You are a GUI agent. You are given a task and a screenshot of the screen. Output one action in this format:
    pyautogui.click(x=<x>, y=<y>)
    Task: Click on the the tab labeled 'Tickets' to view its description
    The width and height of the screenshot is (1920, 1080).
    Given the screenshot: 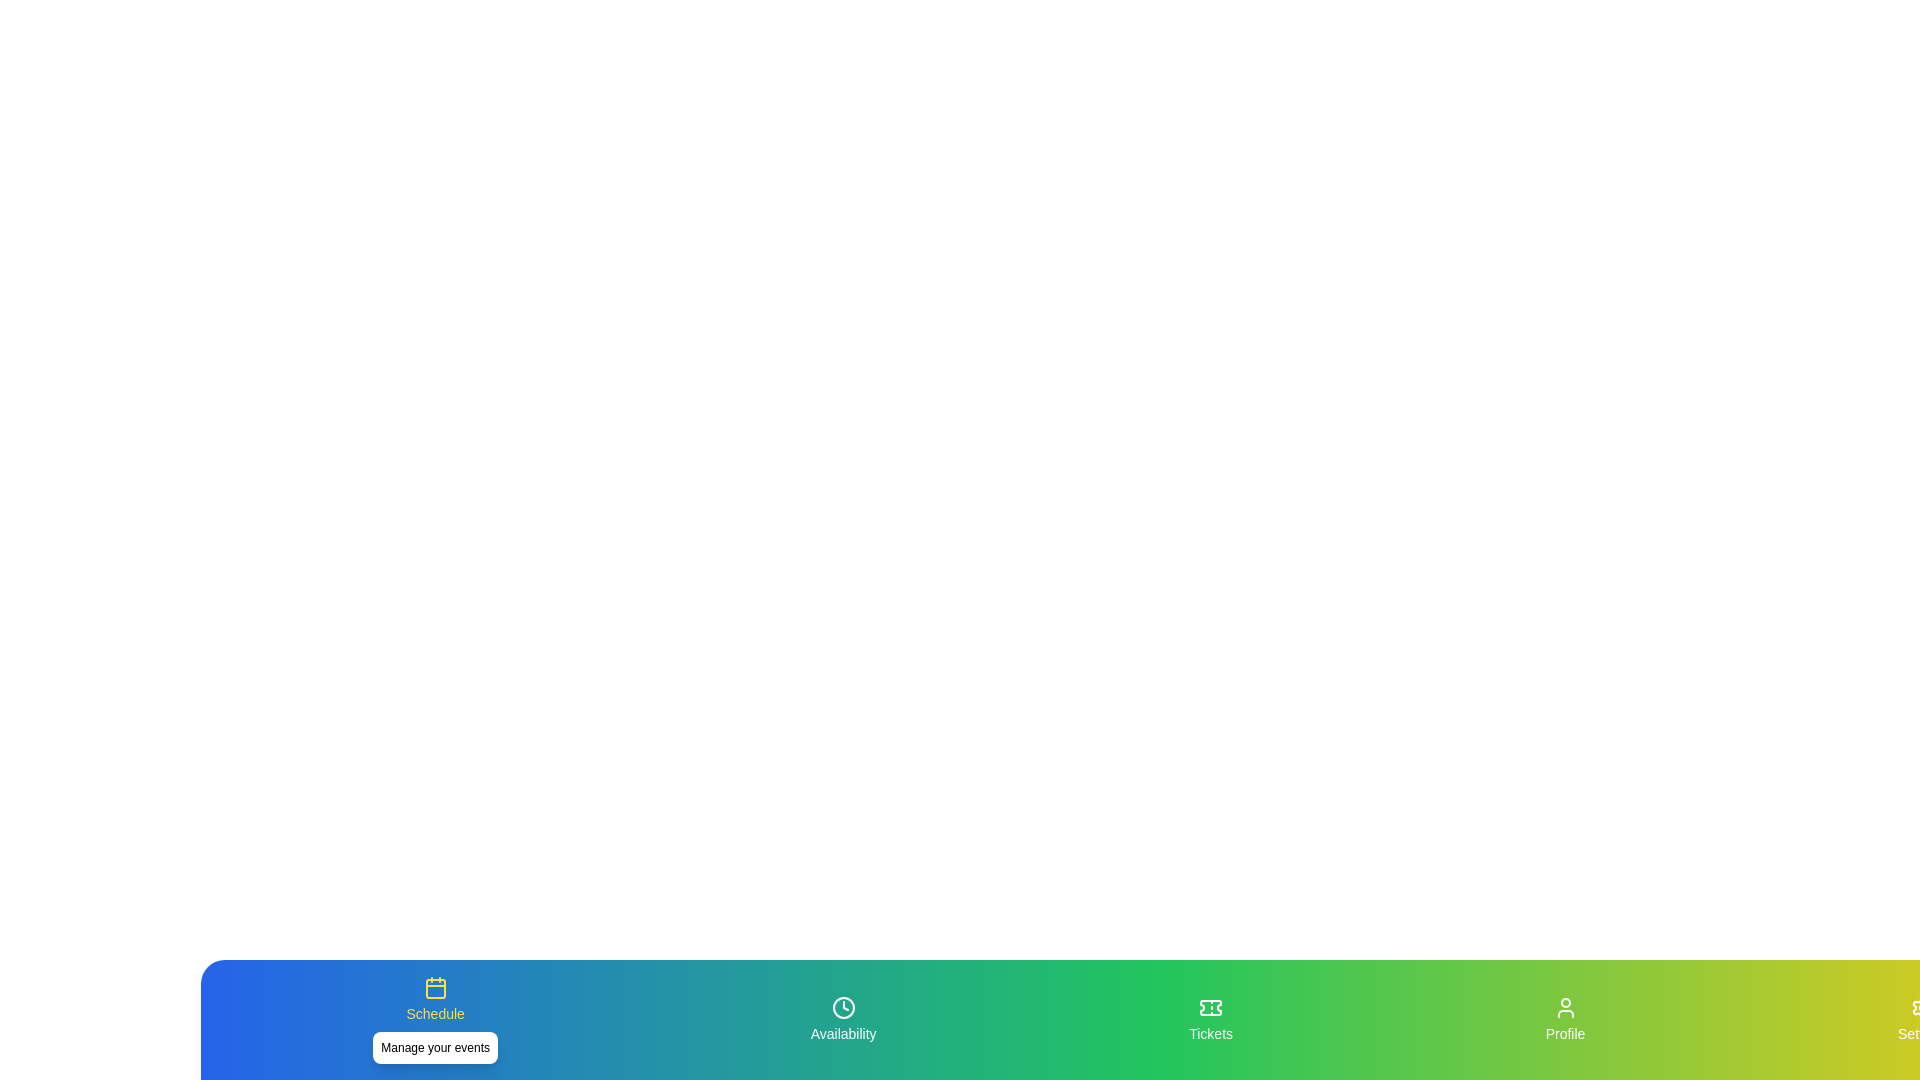 What is the action you would take?
    pyautogui.click(x=1209, y=1019)
    